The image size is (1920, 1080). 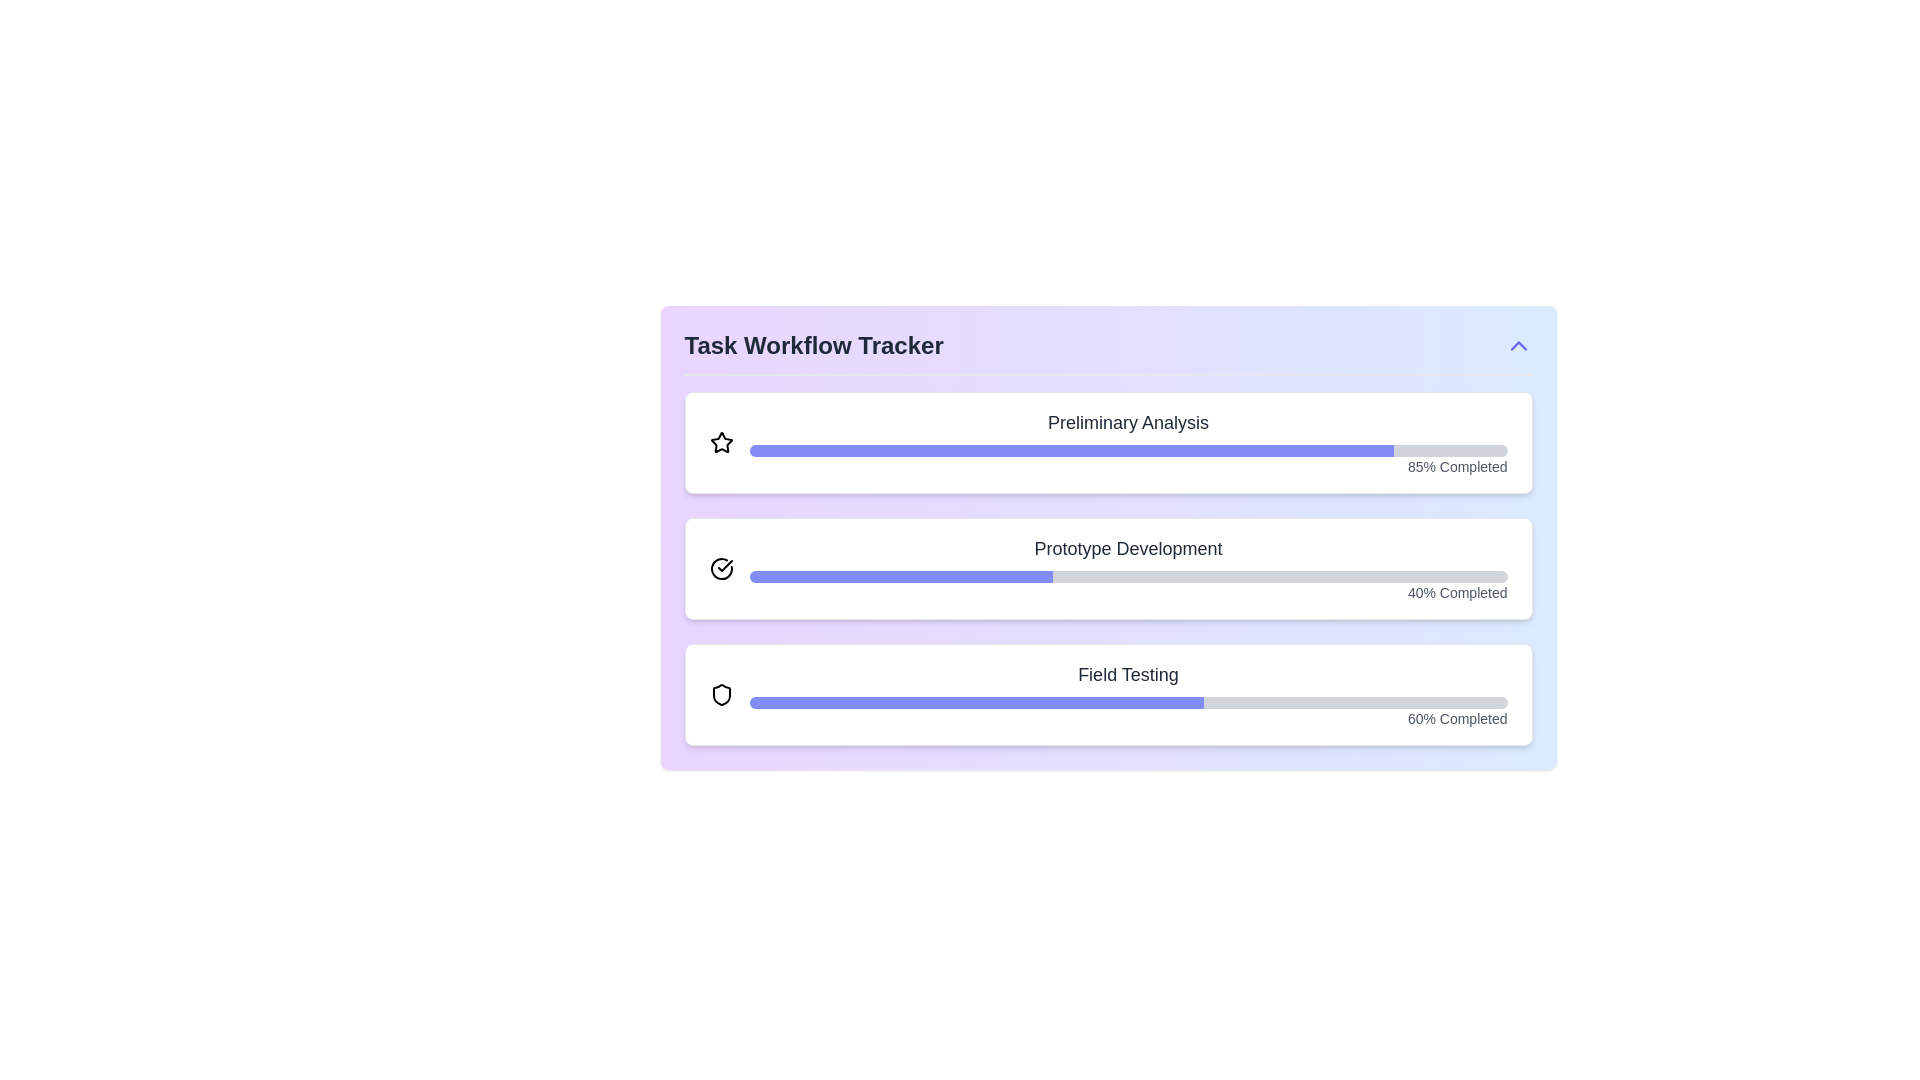 What do you see at coordinates (1128, 577) in the screenshot?
I see `the progress bar that is visually characterized by a gray background and a blue filled portion indicating 40% completion, located centrally within the task card section` at bounding box center [1128, 577].